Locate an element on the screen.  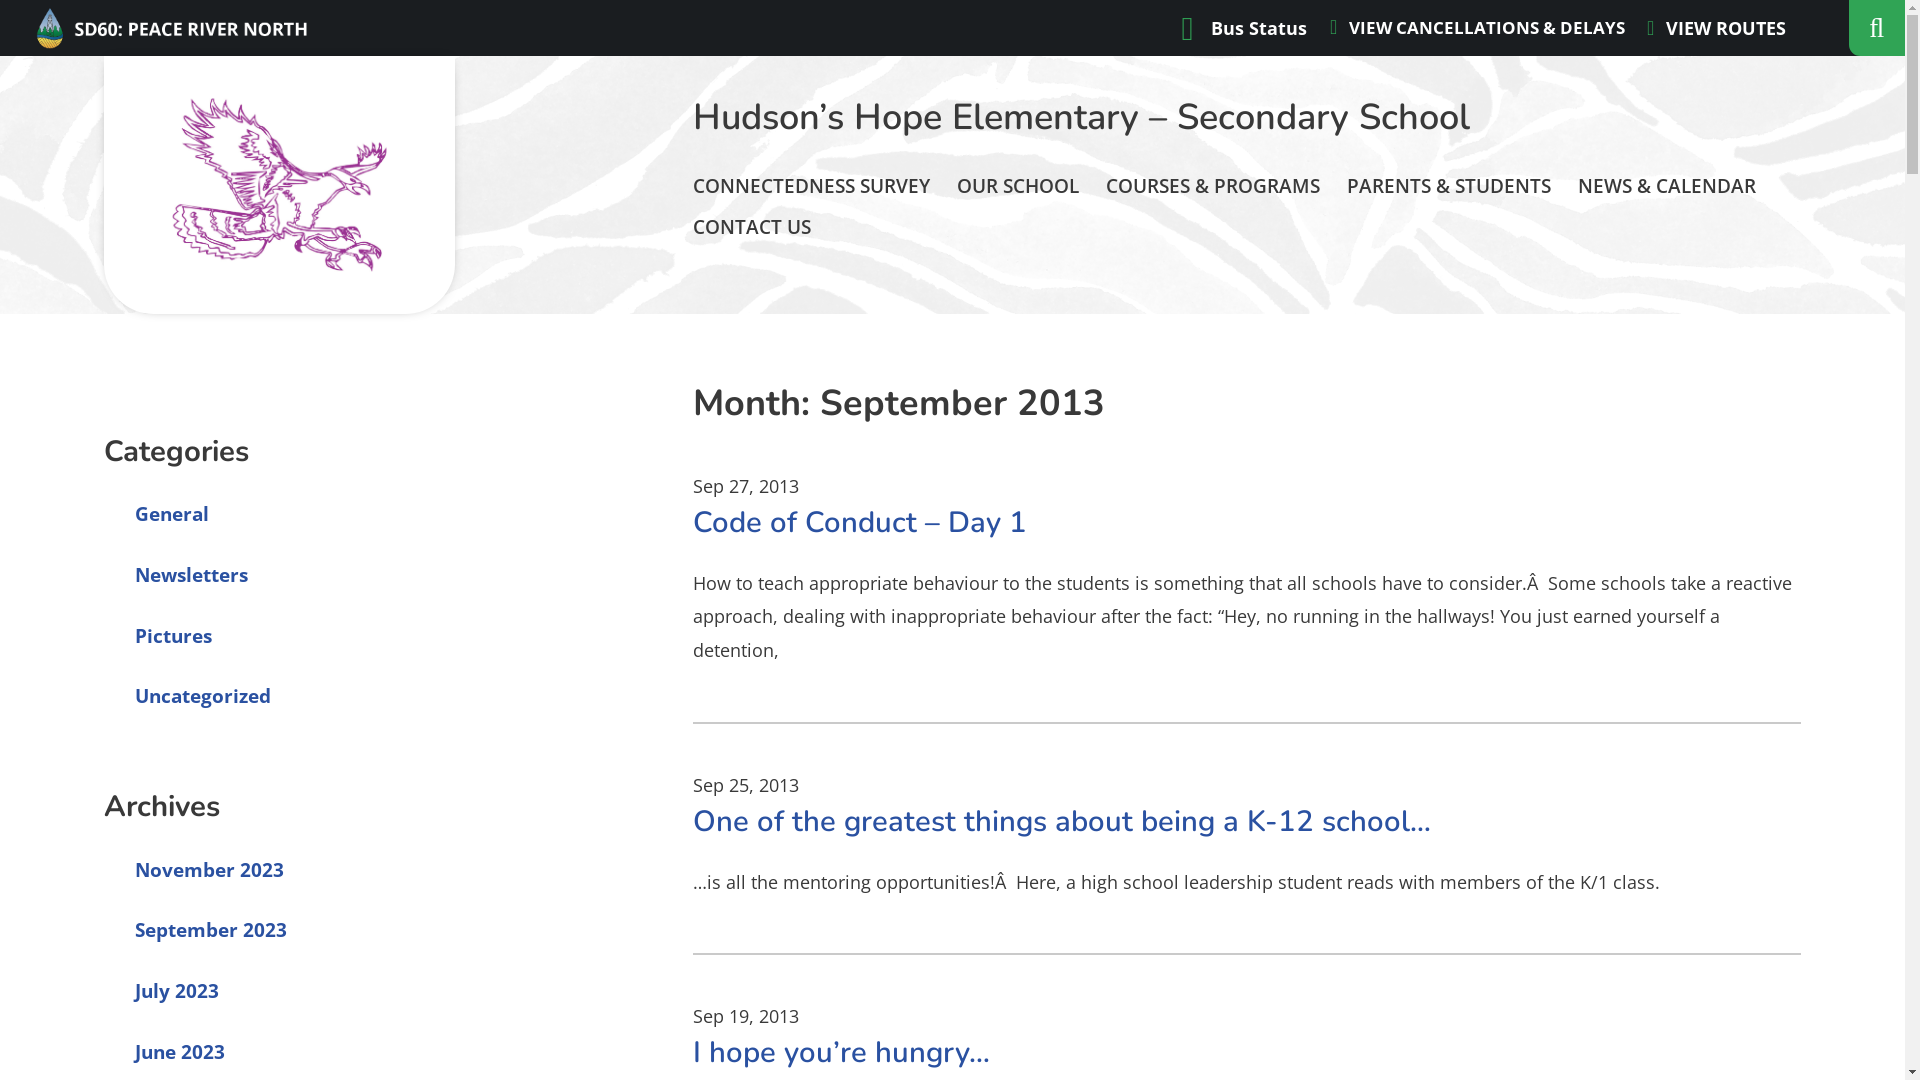
'PARENTS & STUDENTS' is located at coordinates (1449, 186).